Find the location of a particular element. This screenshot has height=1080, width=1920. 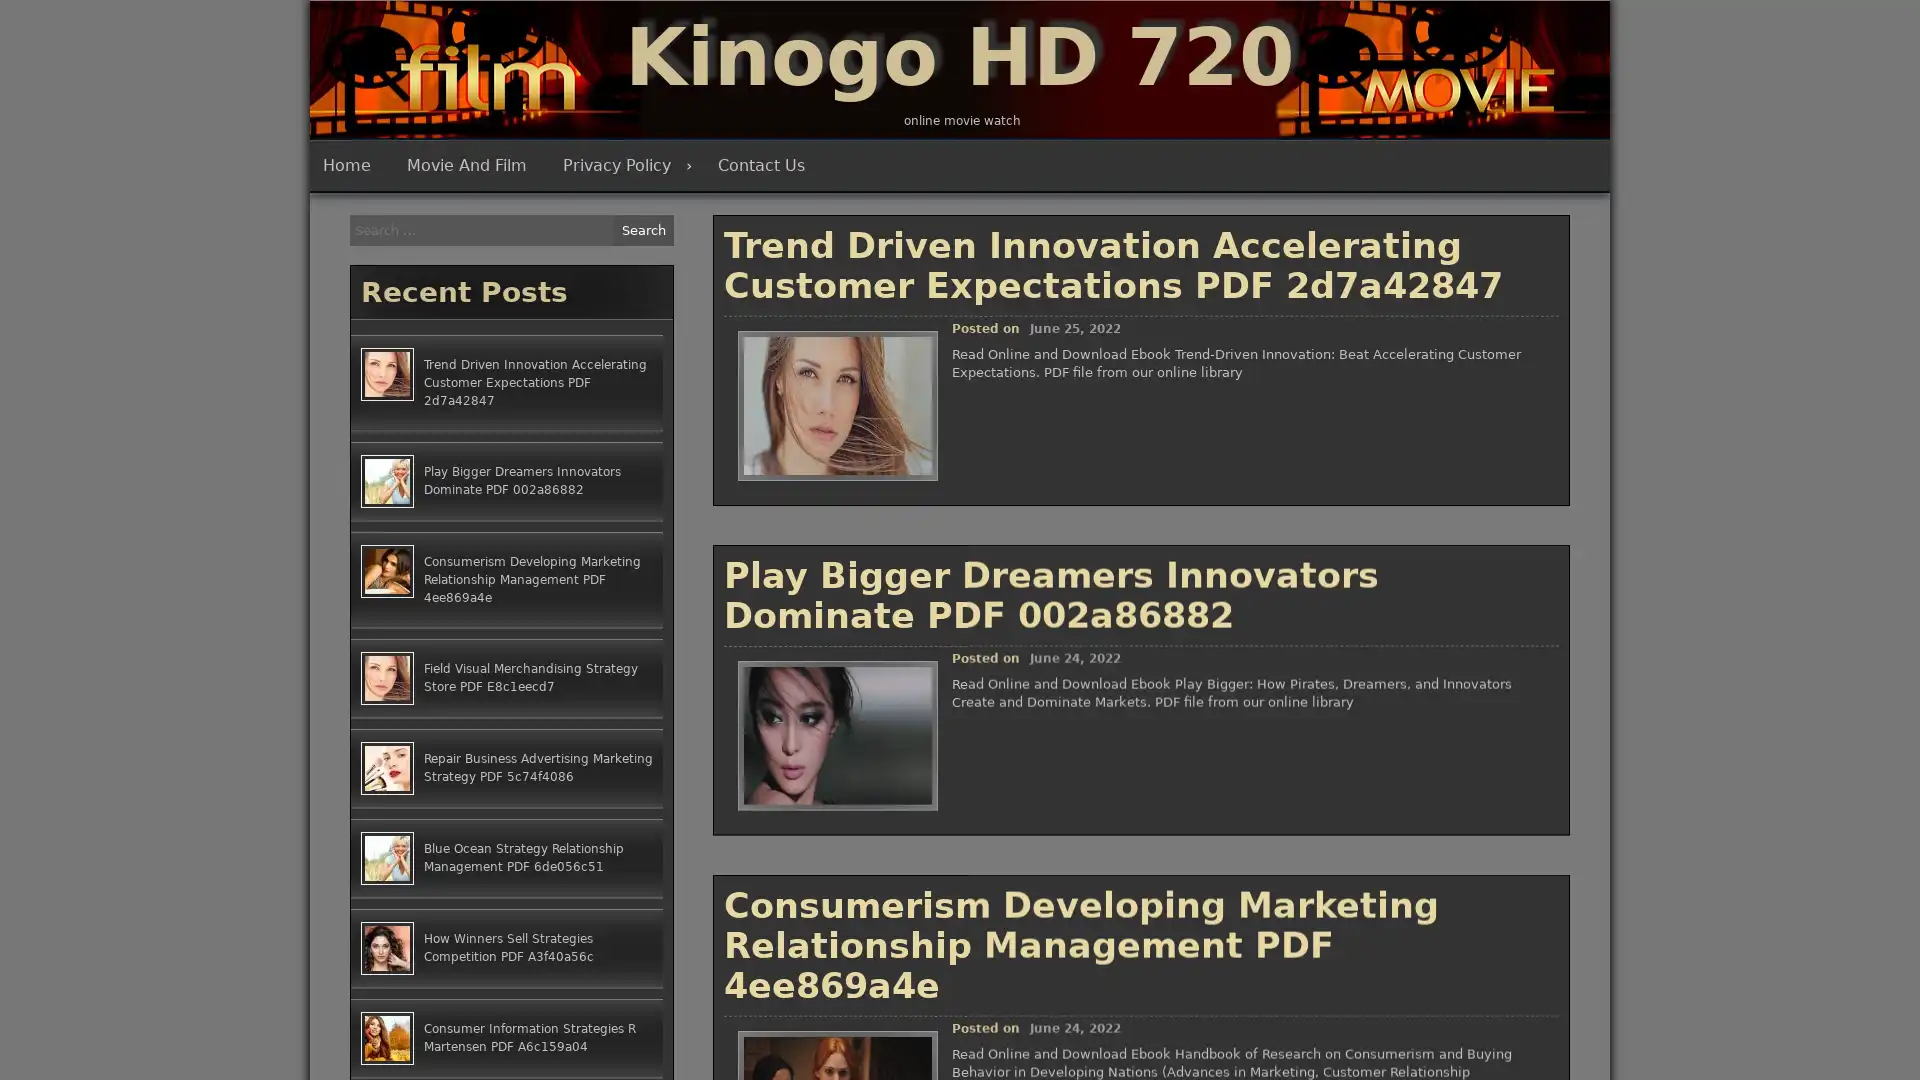

Search is located at coordinates (643, 229).